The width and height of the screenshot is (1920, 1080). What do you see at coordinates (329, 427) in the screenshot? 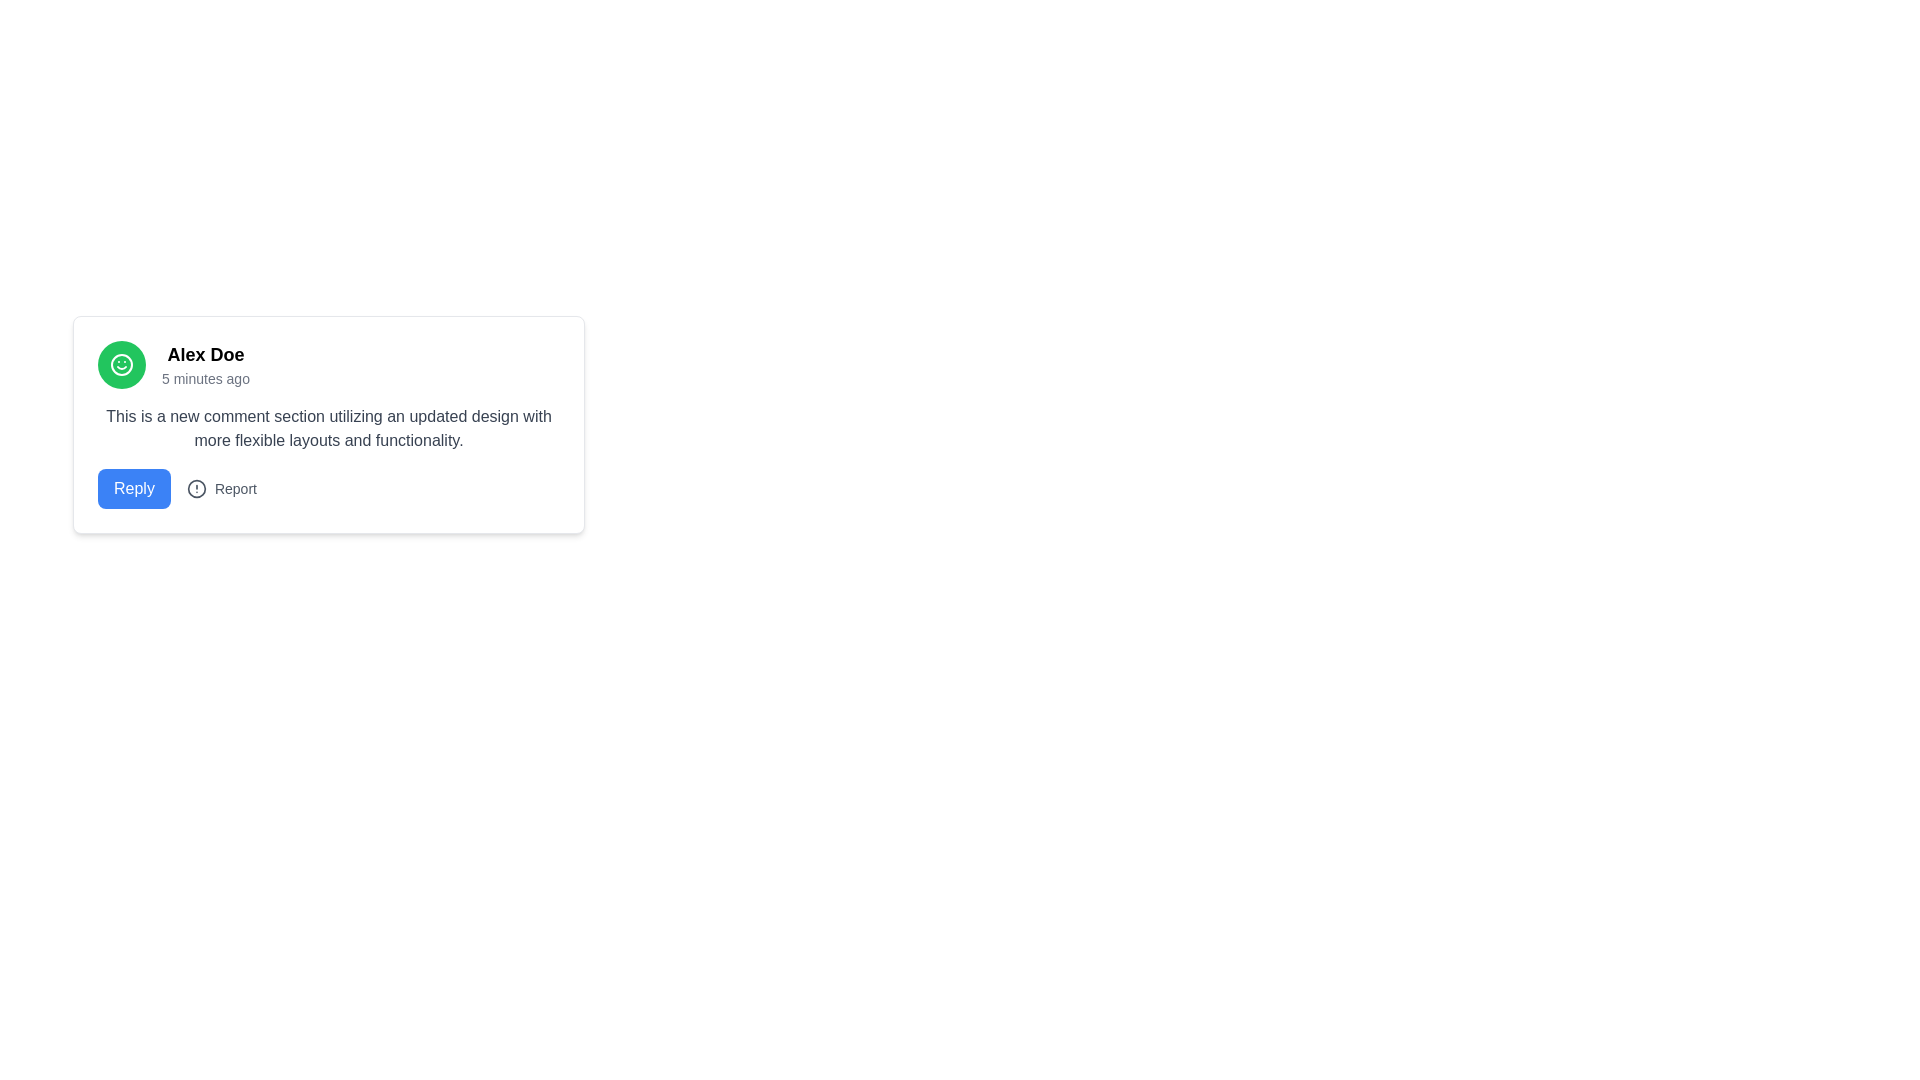
I see `text block styled with gray color and serif font, located in the middle segment of the comment card, below the user's name 'Alex Doe' and timestamp '5 minutes ago', and above the action buttons 'Reply' and 'Report'` at bounding box center [329, 427].